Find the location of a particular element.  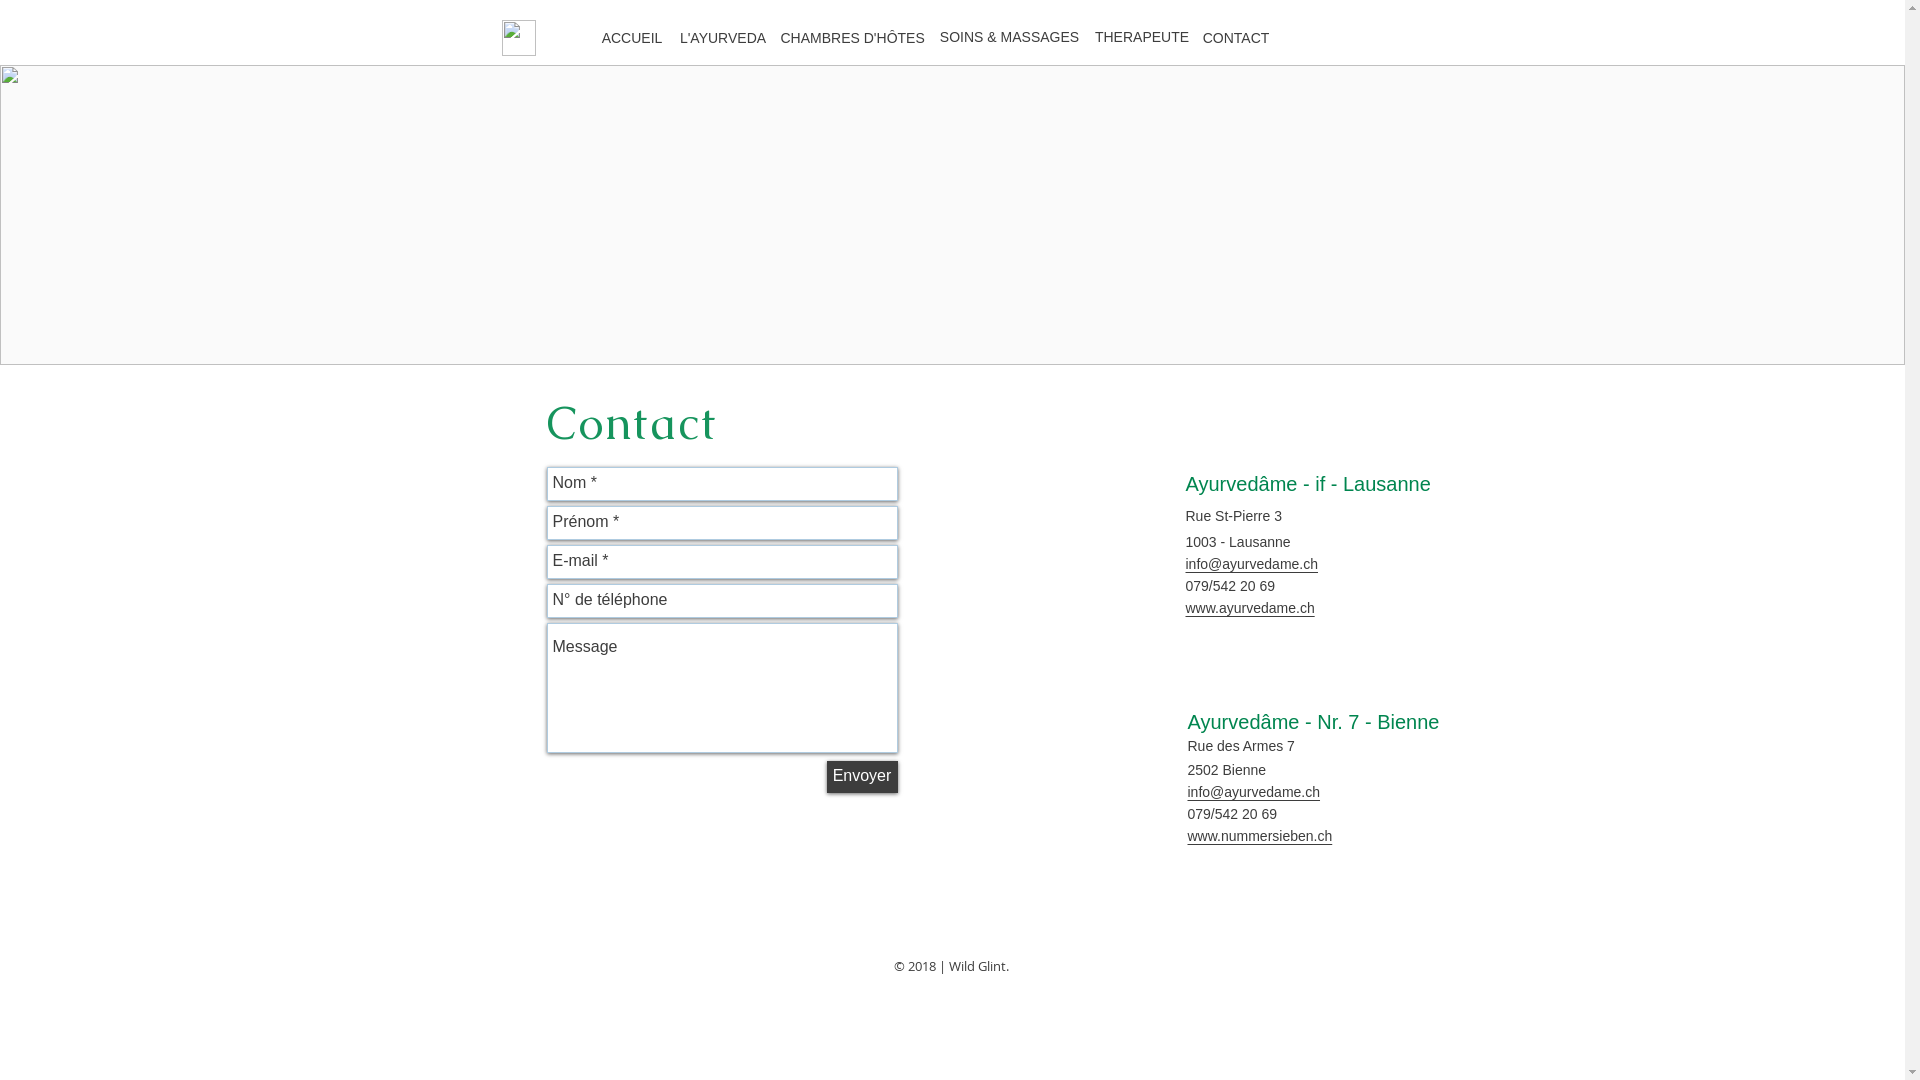

'CONTACT' is located at coordinates (1234, 39).